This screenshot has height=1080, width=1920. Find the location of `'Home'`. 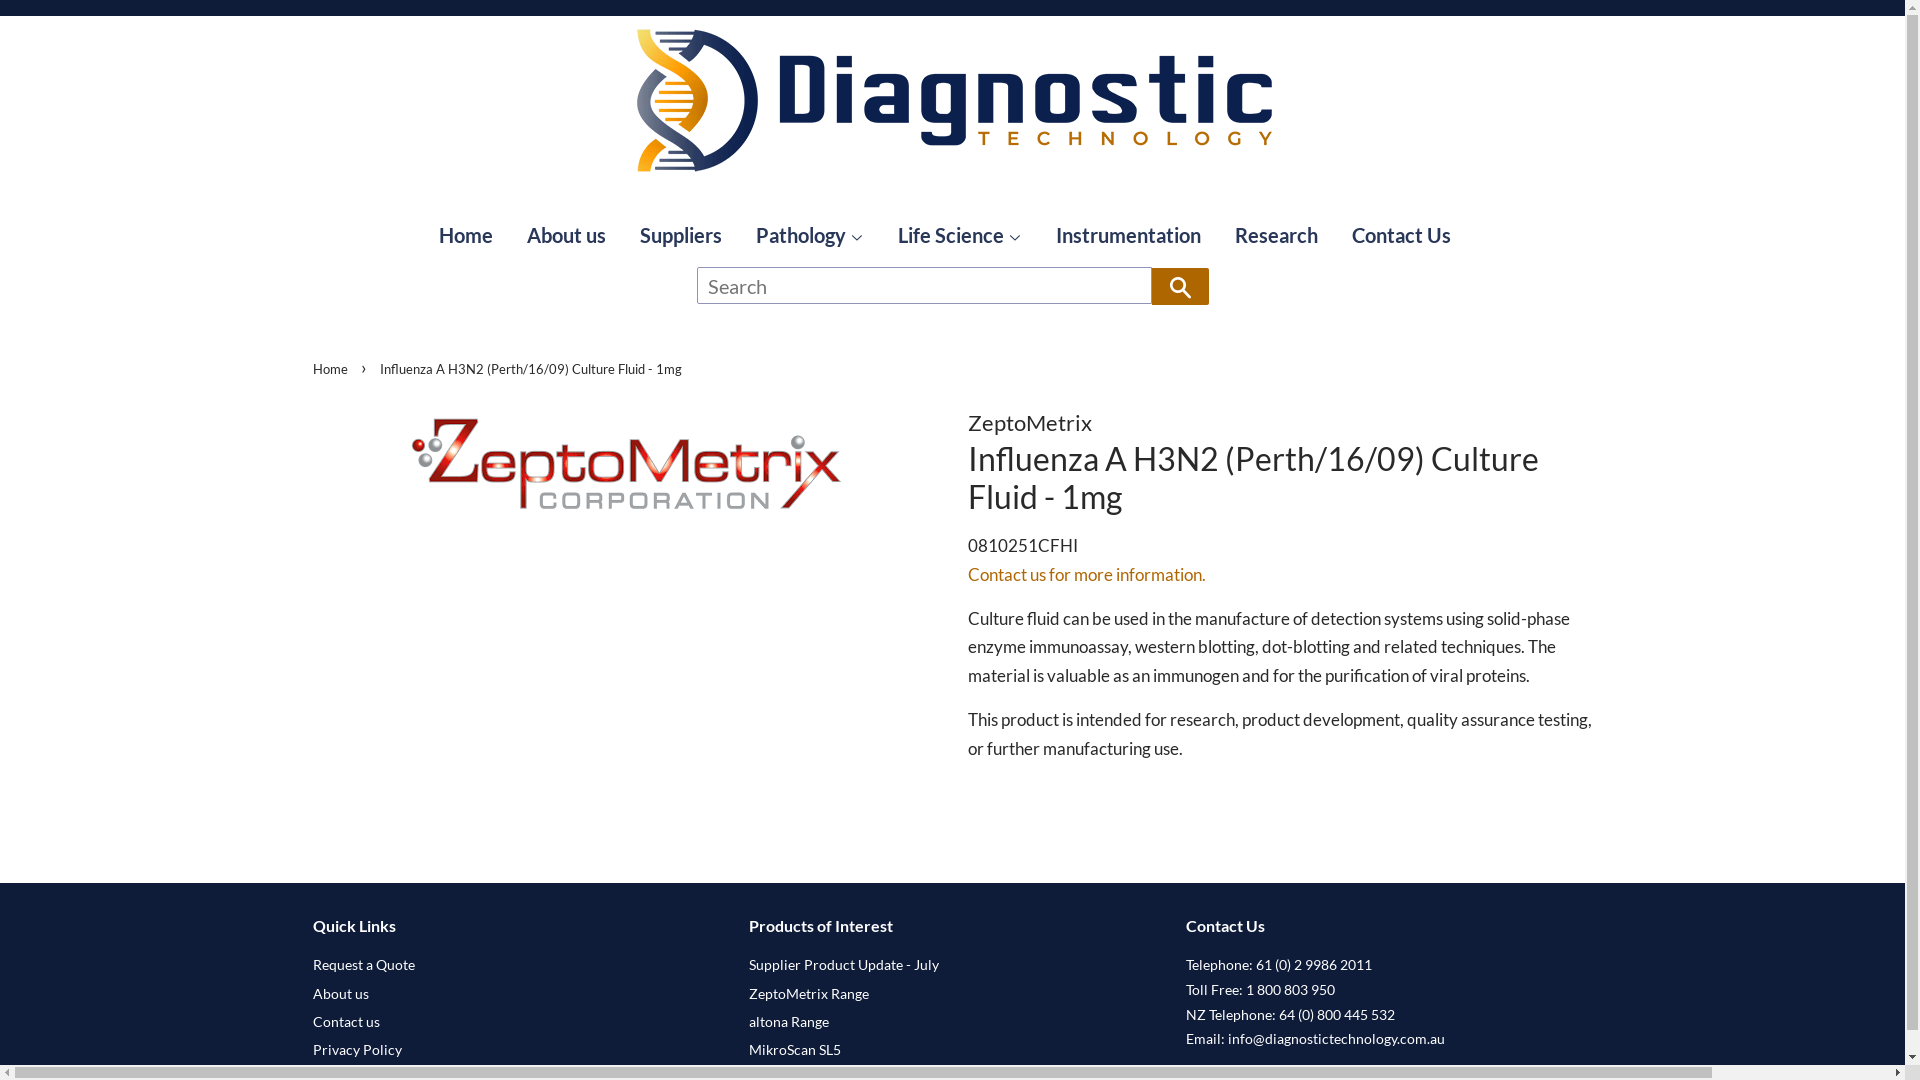

'Home' is located at coordinates (472, 234).